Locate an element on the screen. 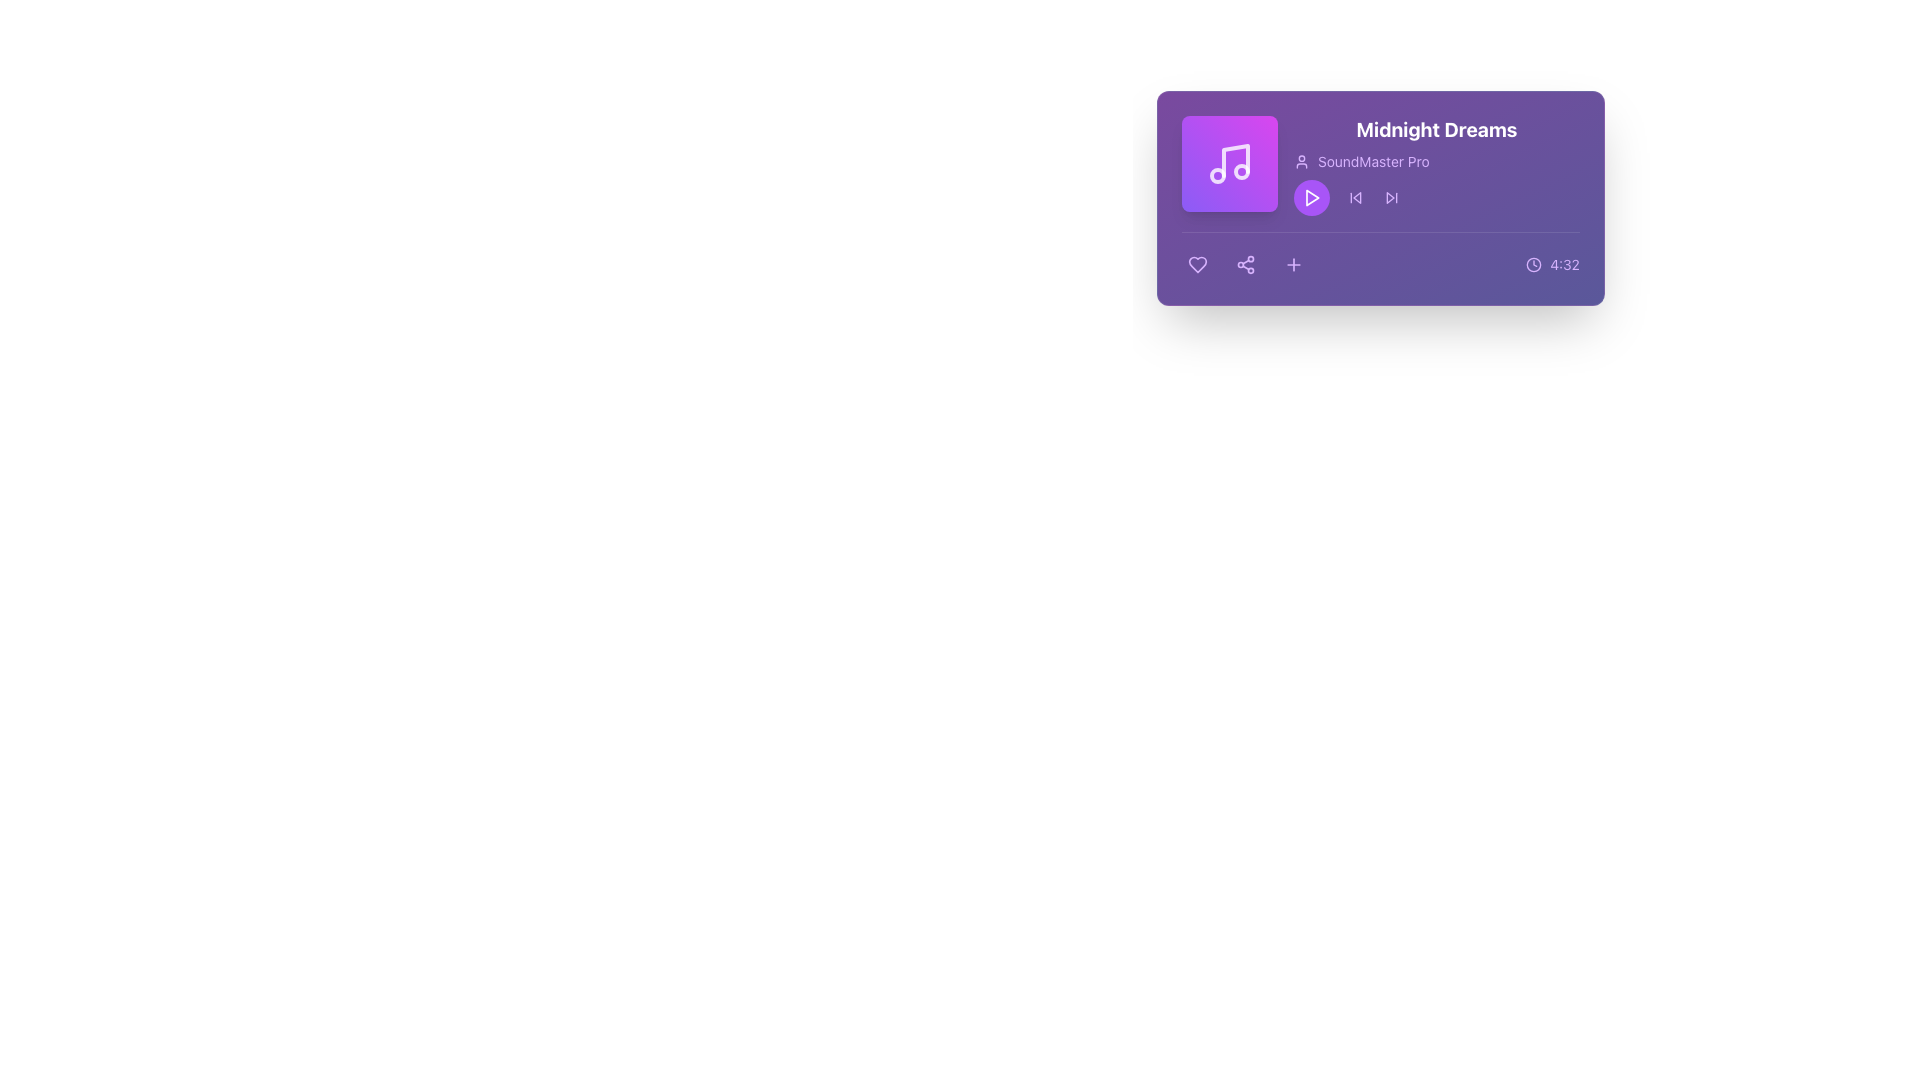 The width and height of the screenshot is (1920, 1080). the heart-shaped icon button outlined in purple, located in the bottom-left section of the music information card, to like is located at coordinates (1198, 264).